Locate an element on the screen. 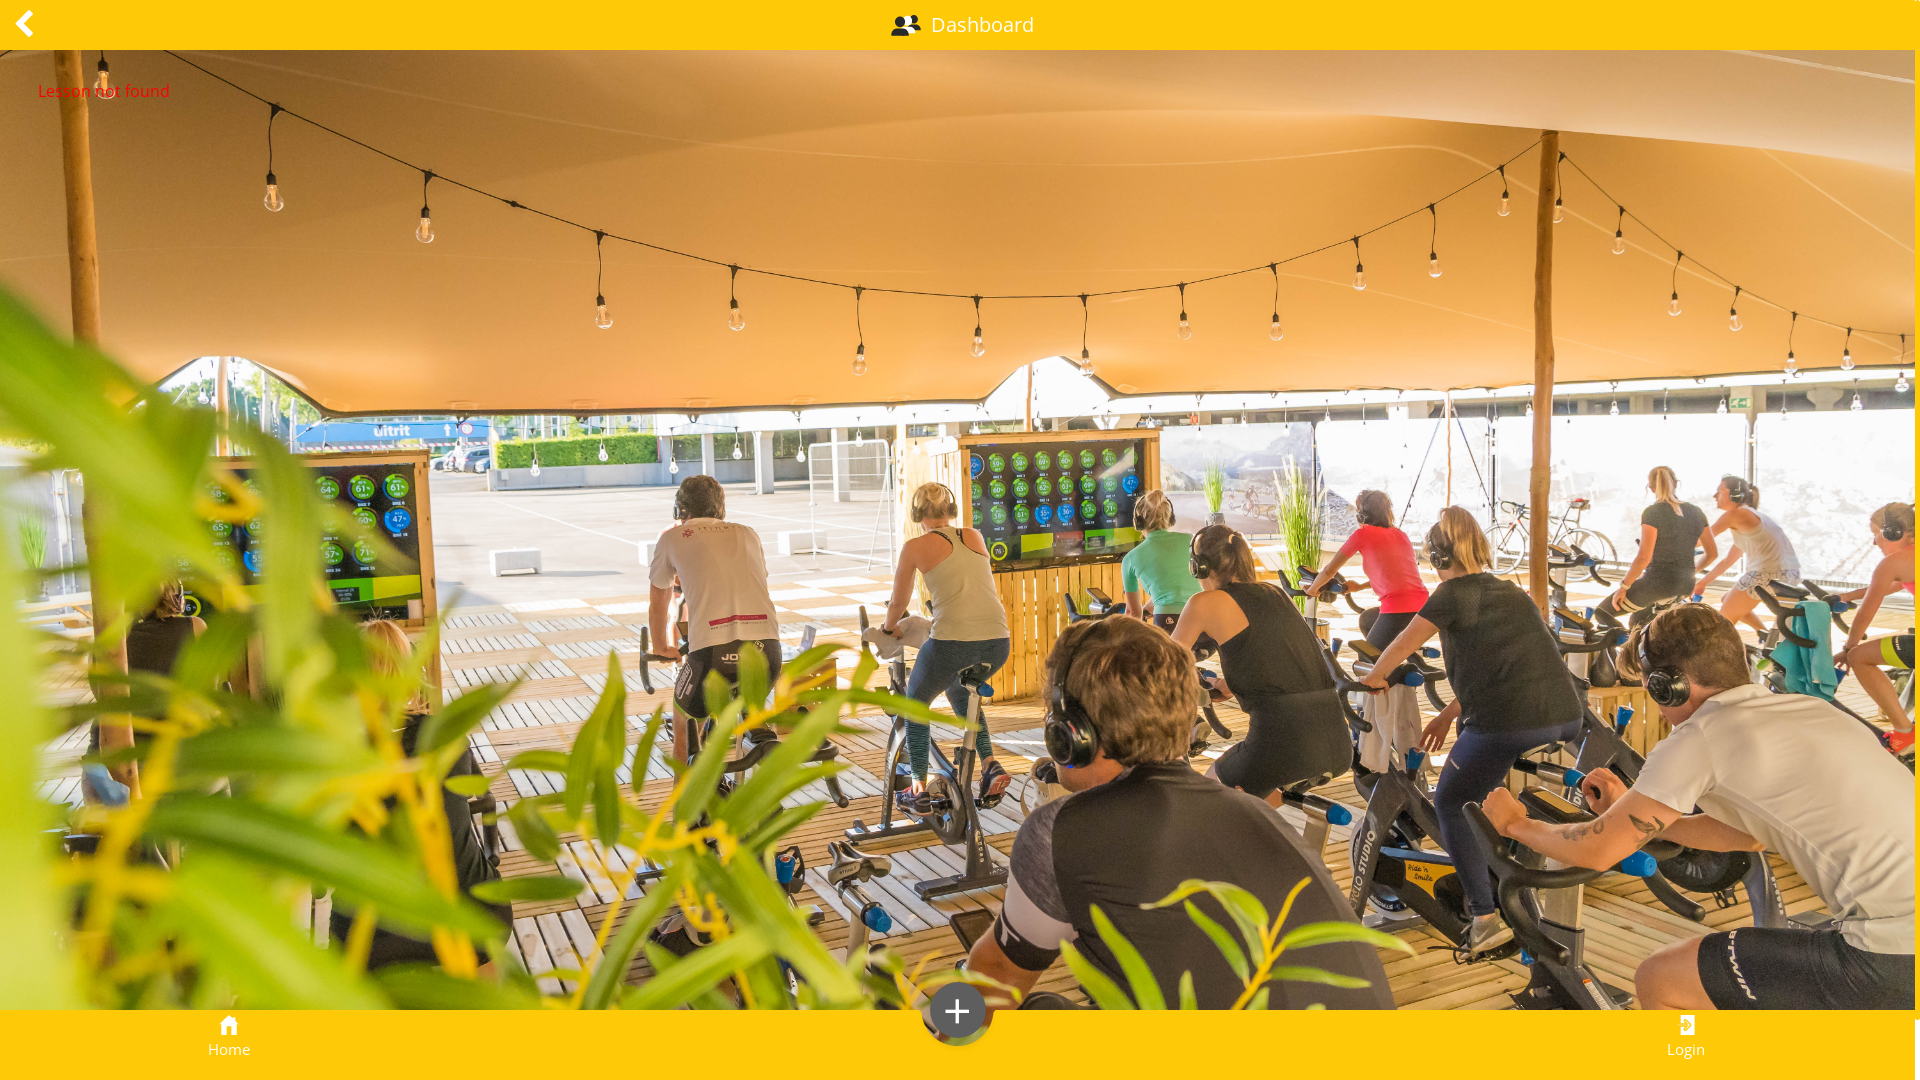 The width and height of the screenshot is (1920, 1080). '+' is located at coordinates (957, 1010).